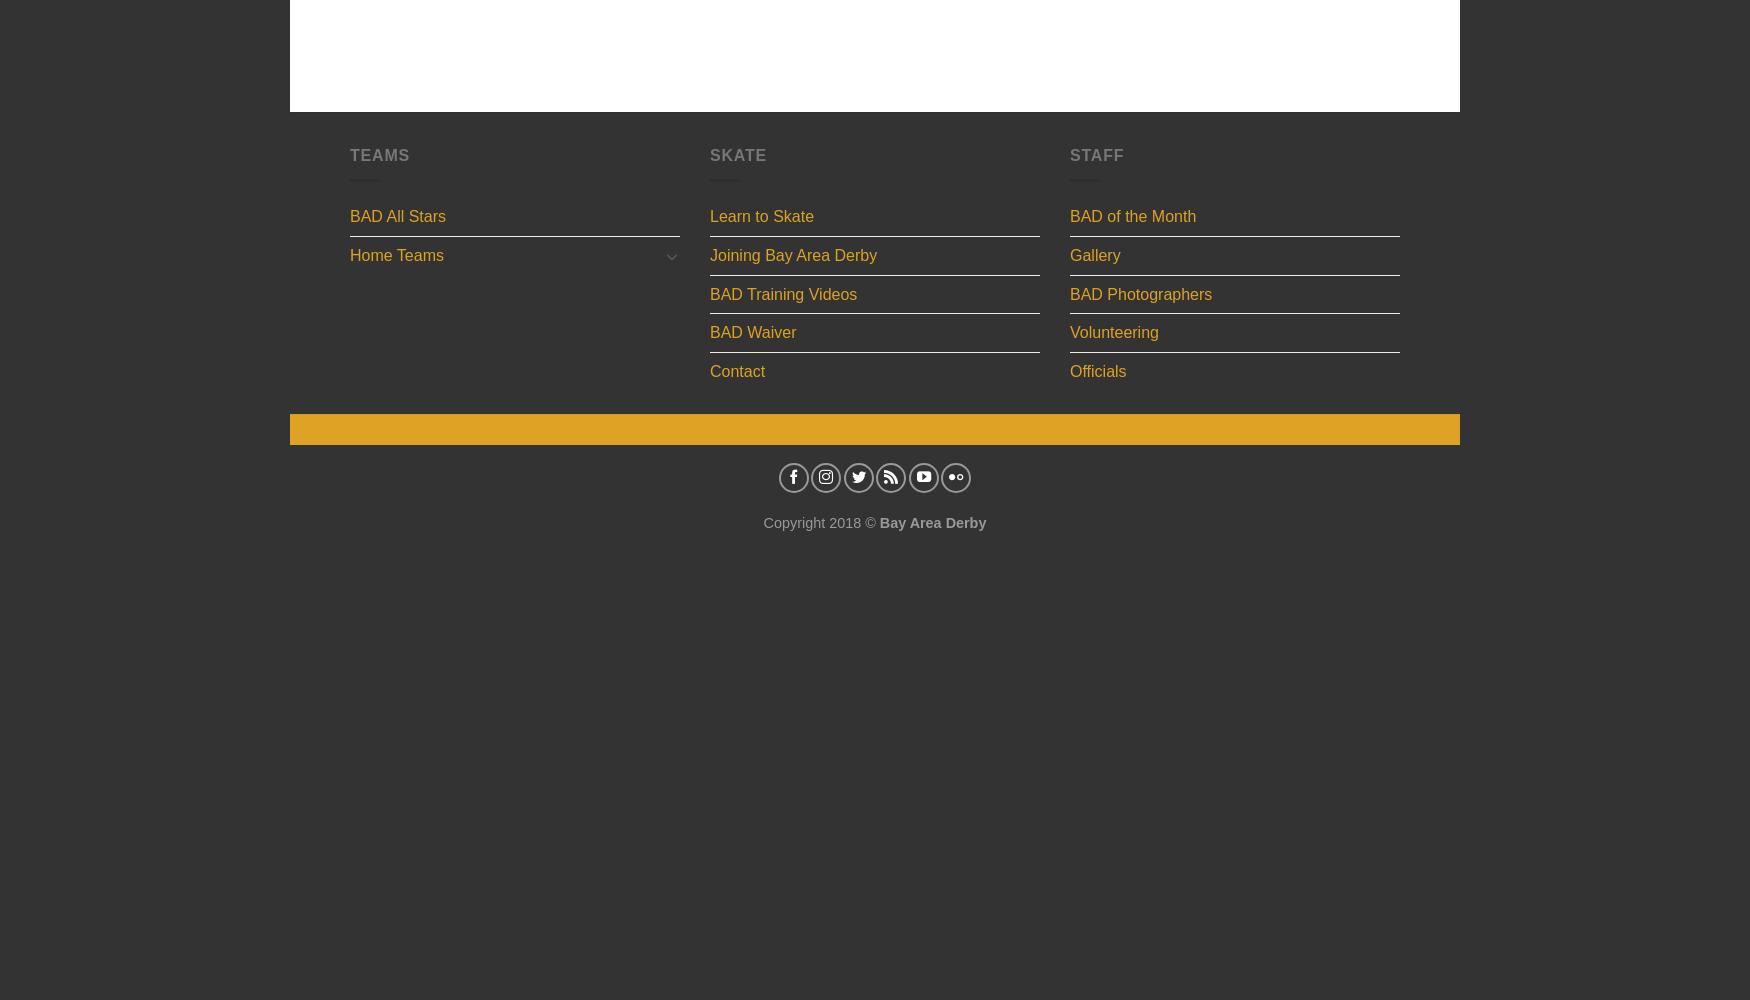 This screenshot has width=1750, height=1000. Describe the element at coordinates (709, 255) in the screenshot. I see `'Joining Bay Area Derby'` at that location.